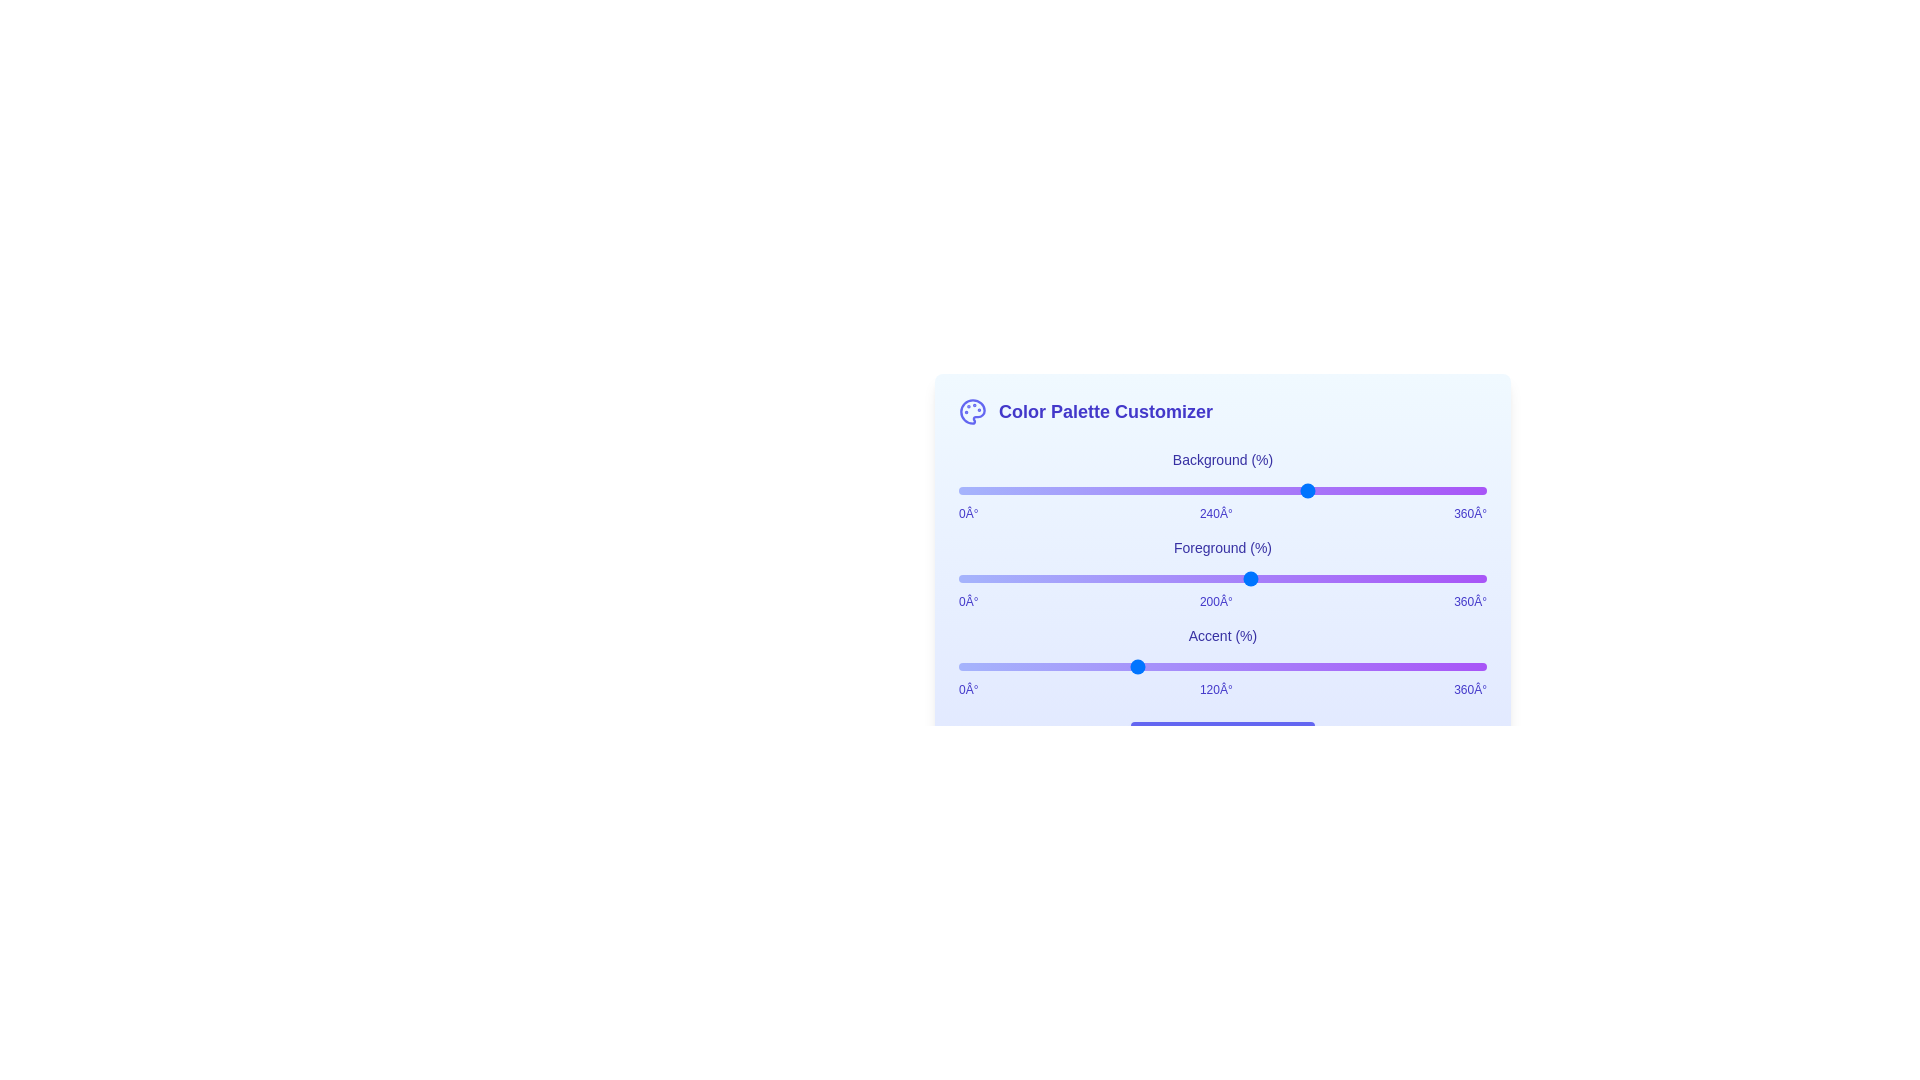 Image resolution: width=1920 pixels, height=1080 pixels. I want to click on the foreground color slider to set its hue value to 49°, so click(1030, 578).